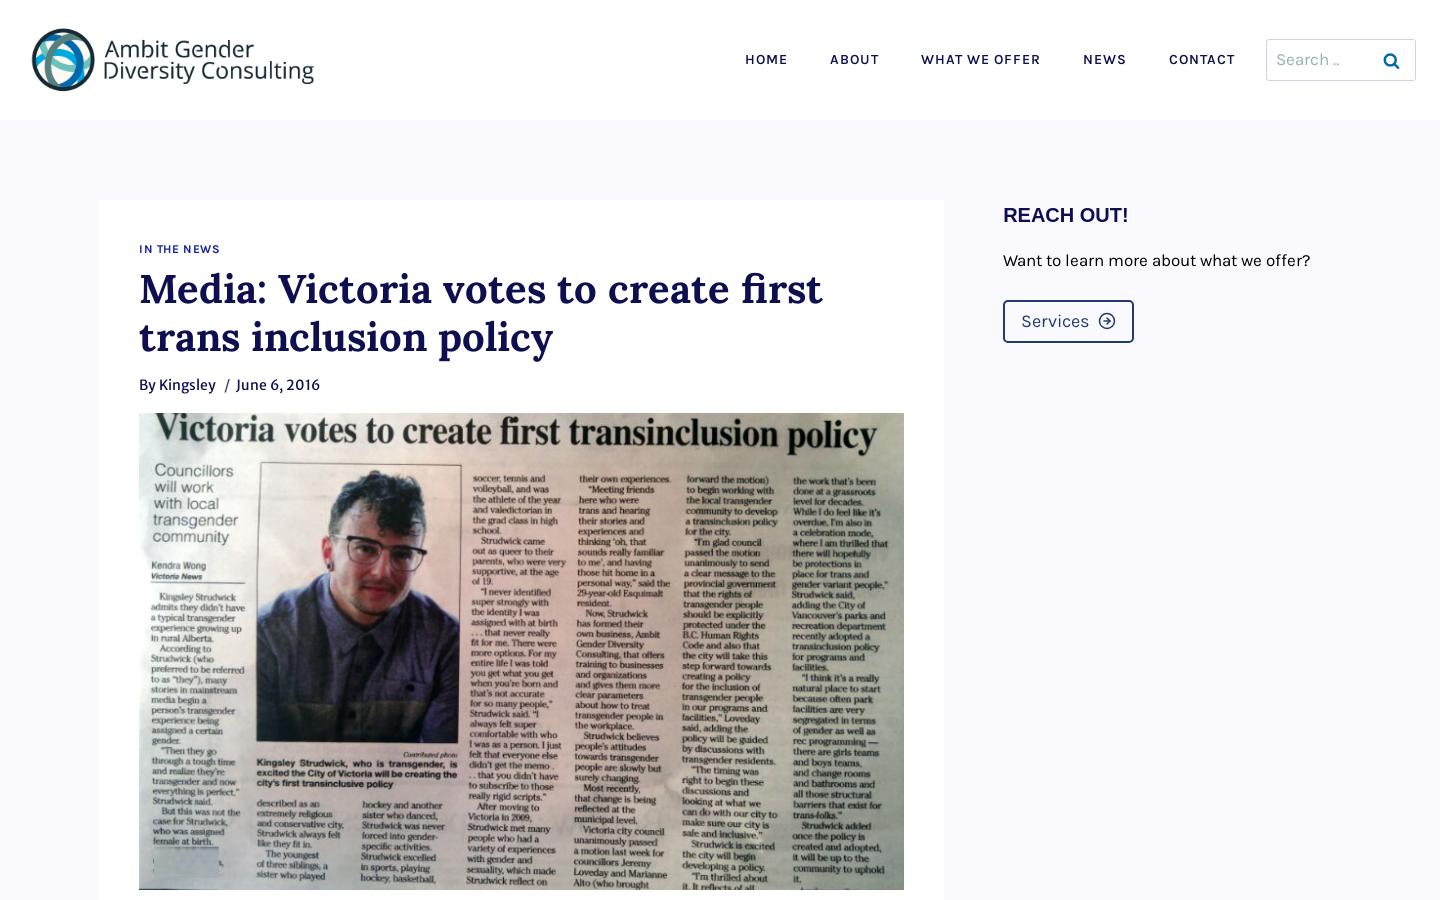 This screenshot has height=900, width=1440. What do you see at coordinates (1156, 259) in the screenshot?
I see `'Want to learn more about what we offer?'` at bounding box center [1156, 259].